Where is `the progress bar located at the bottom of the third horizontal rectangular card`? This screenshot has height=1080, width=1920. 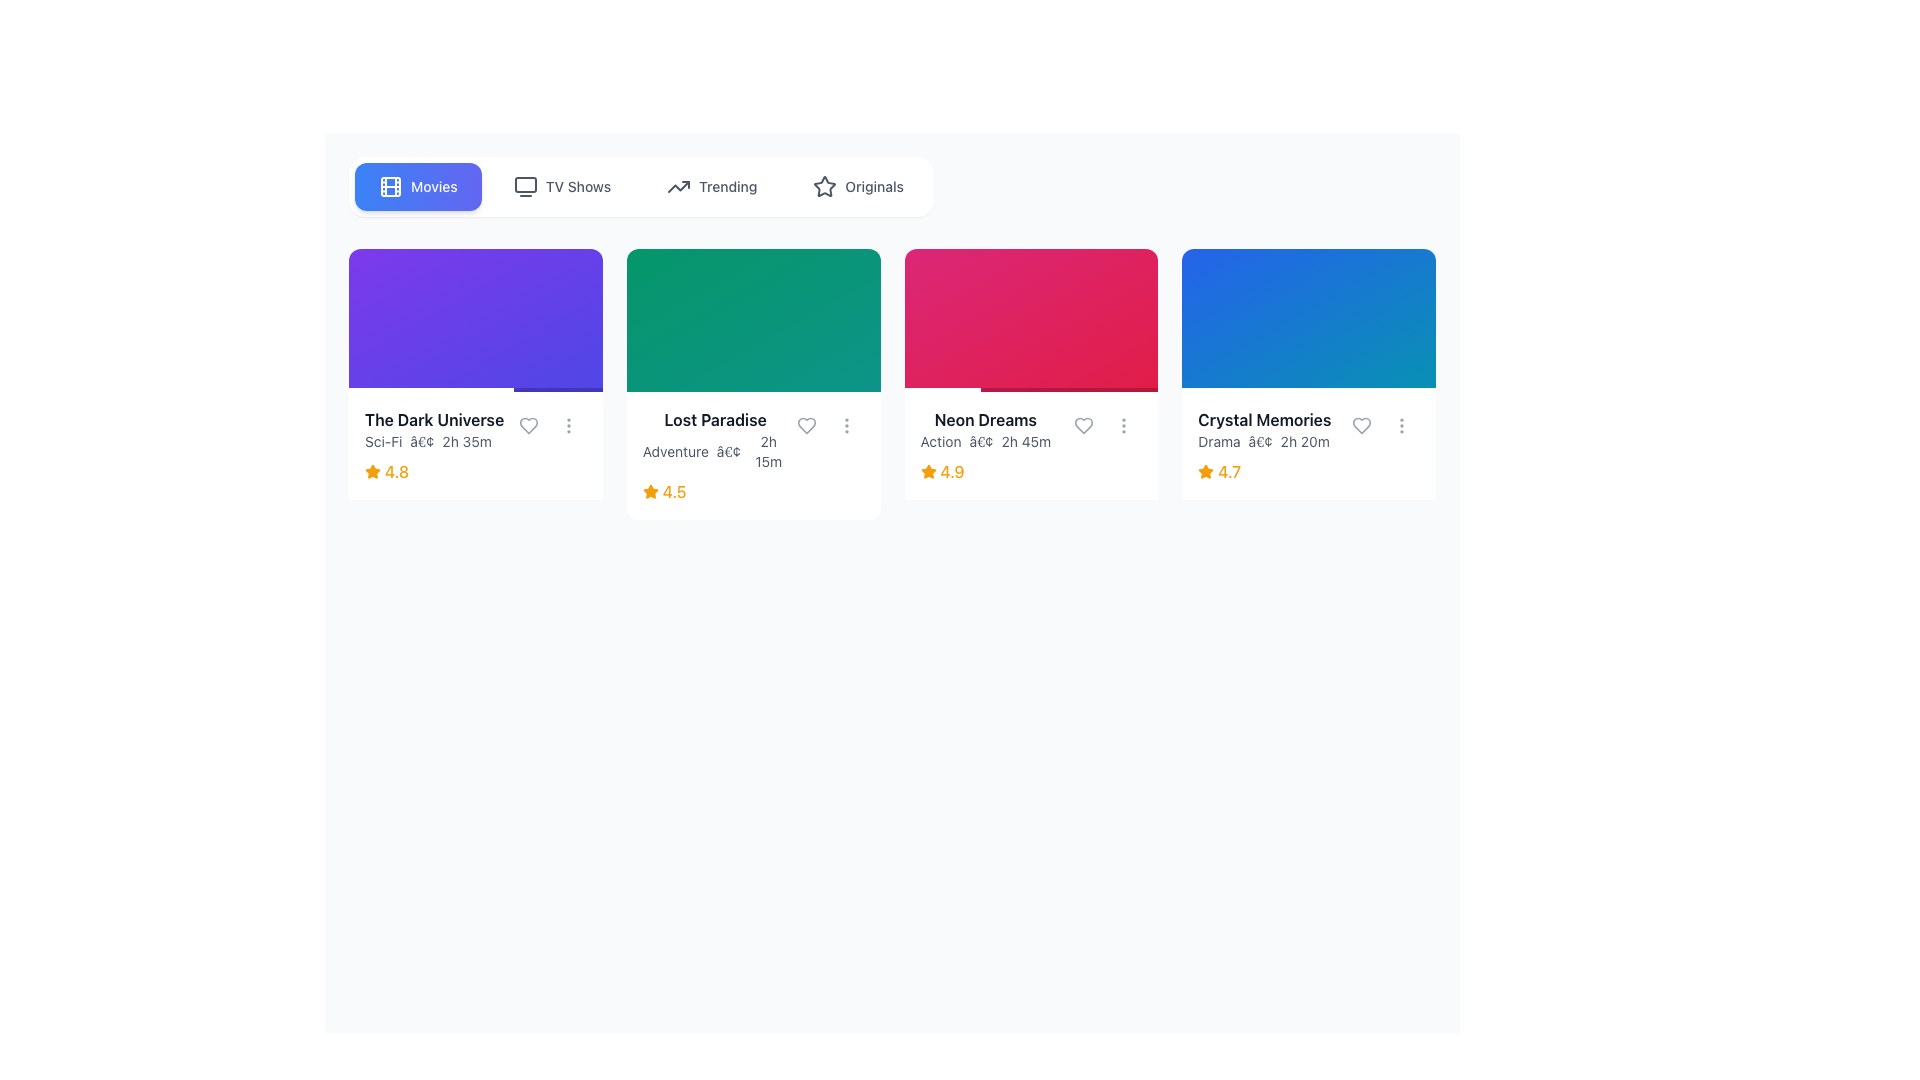
the progress bar located at the bottom of the third horizontal rectangular card is located at coordinates (1031, 389).